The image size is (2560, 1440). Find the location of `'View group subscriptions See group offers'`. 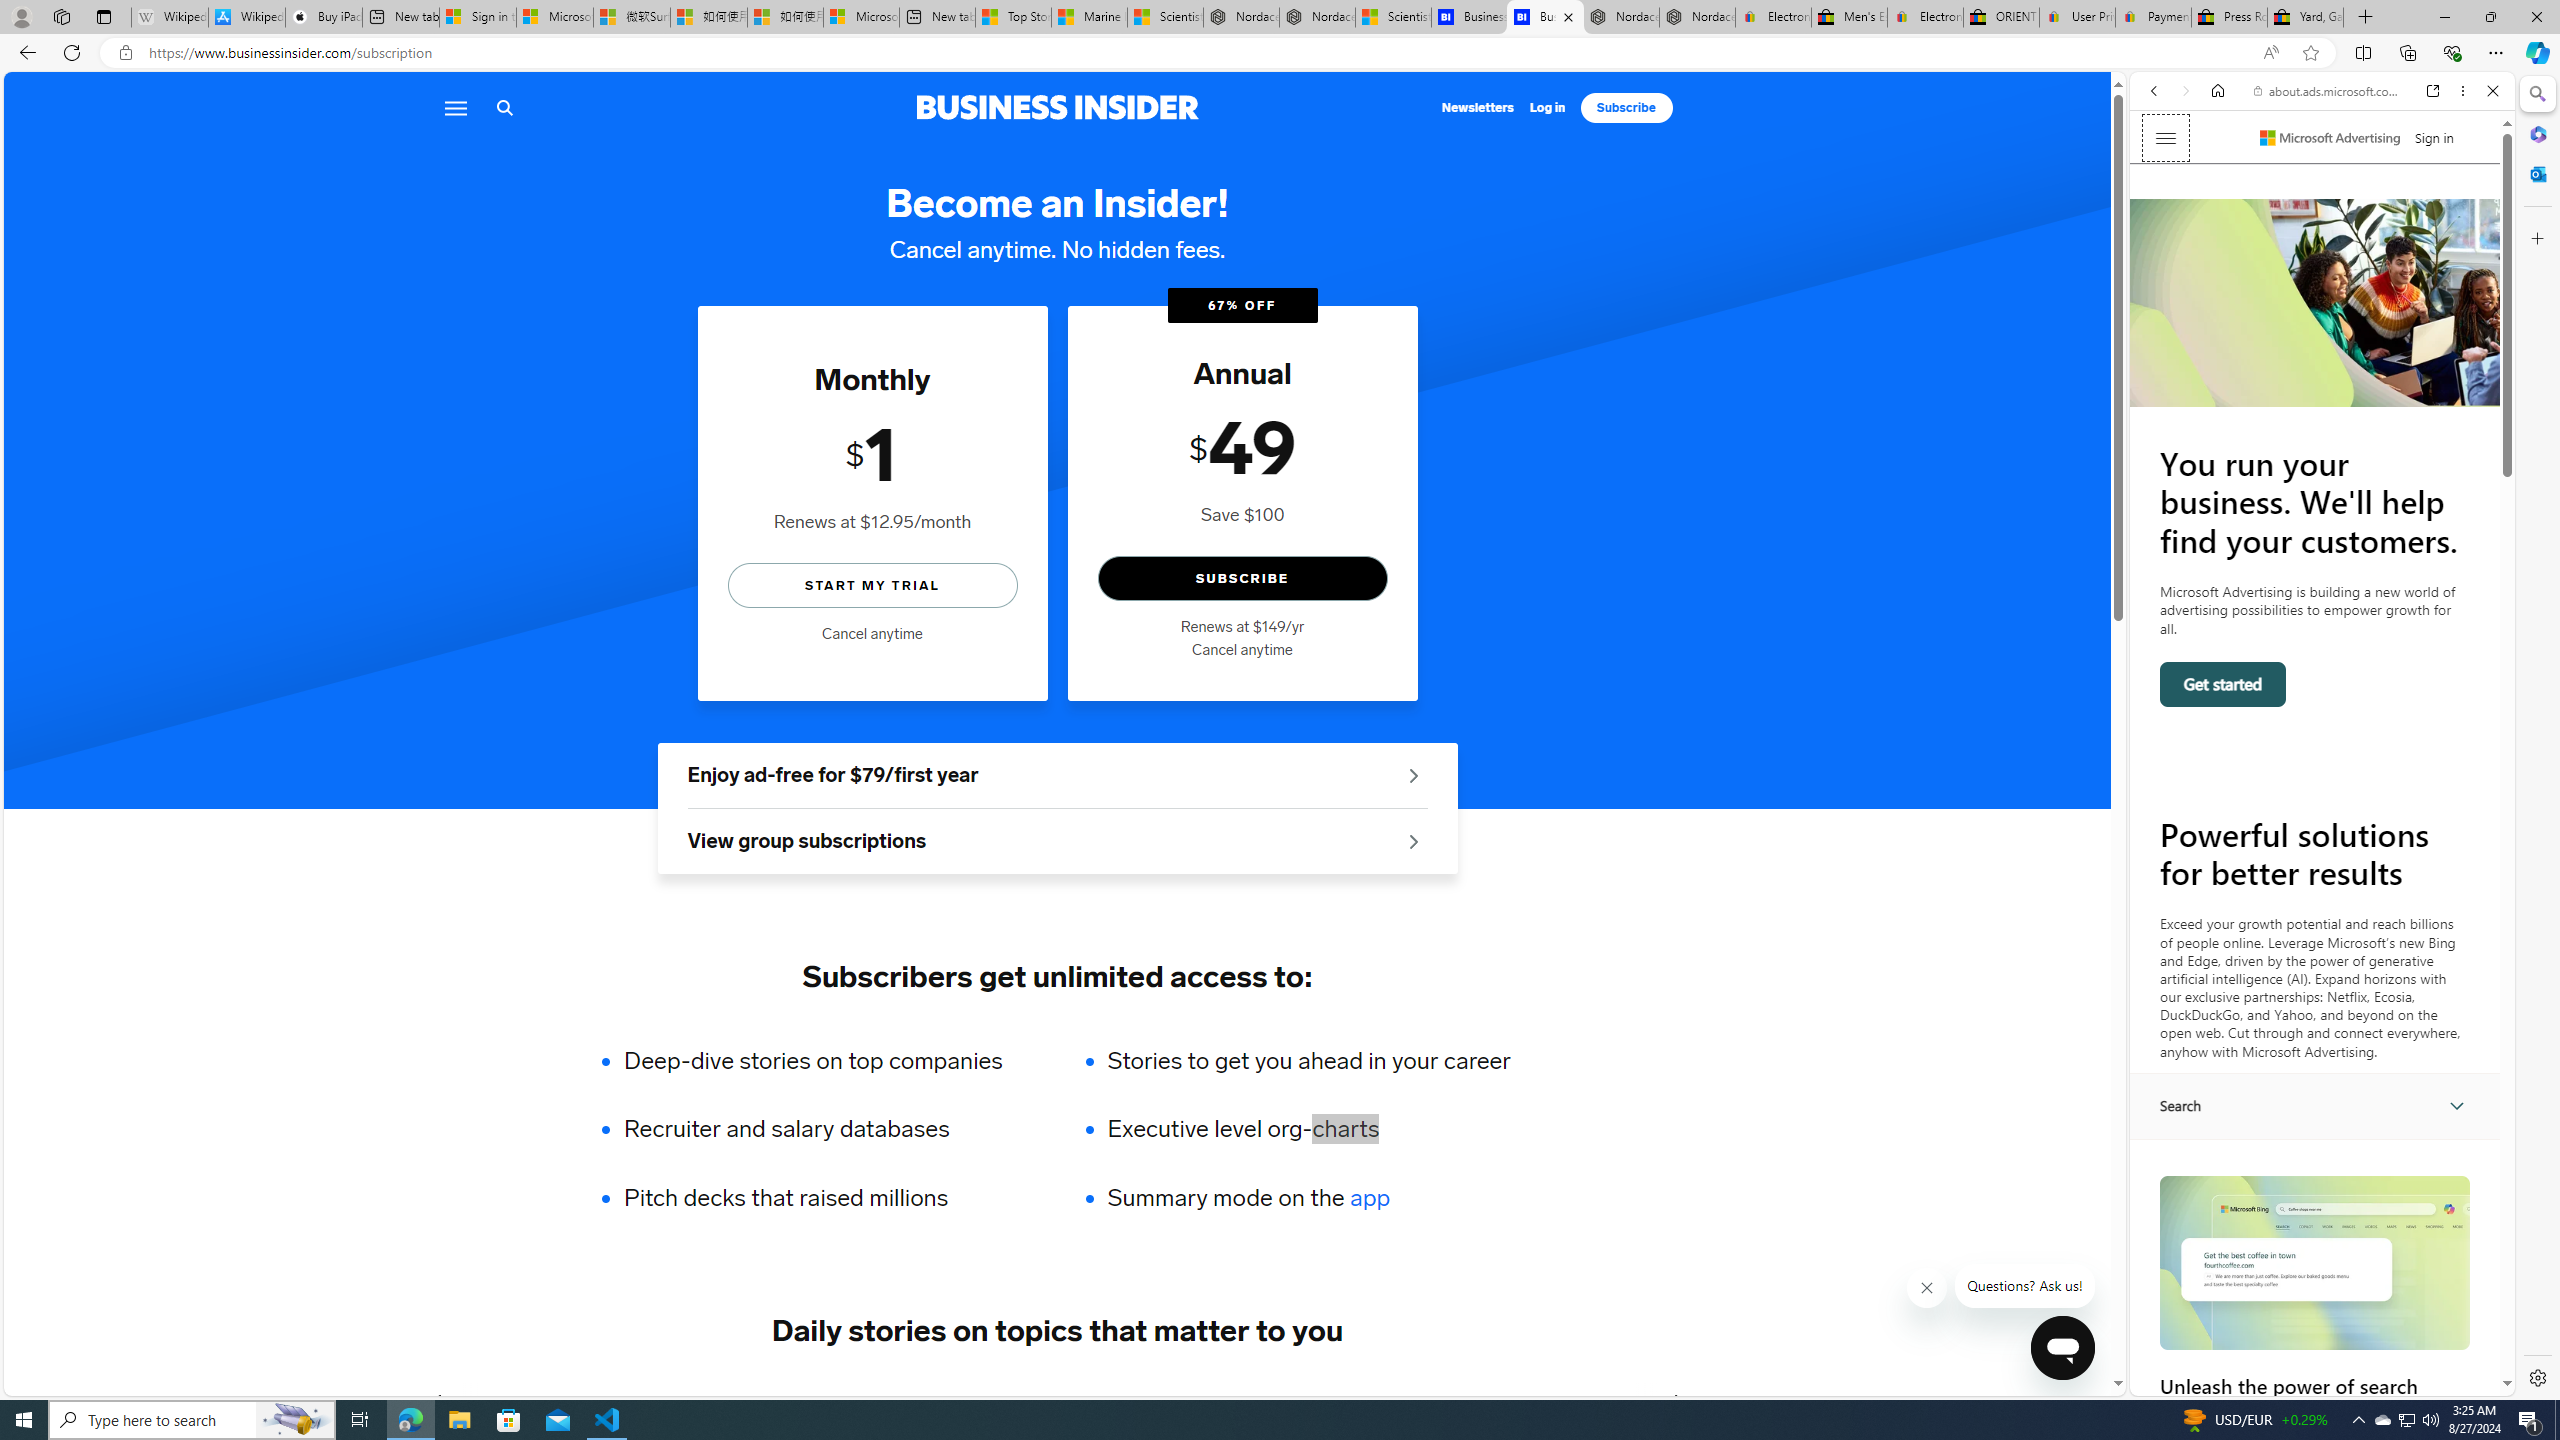

'View group subscriptions See group offers' is located at coordinates (1056, 842).